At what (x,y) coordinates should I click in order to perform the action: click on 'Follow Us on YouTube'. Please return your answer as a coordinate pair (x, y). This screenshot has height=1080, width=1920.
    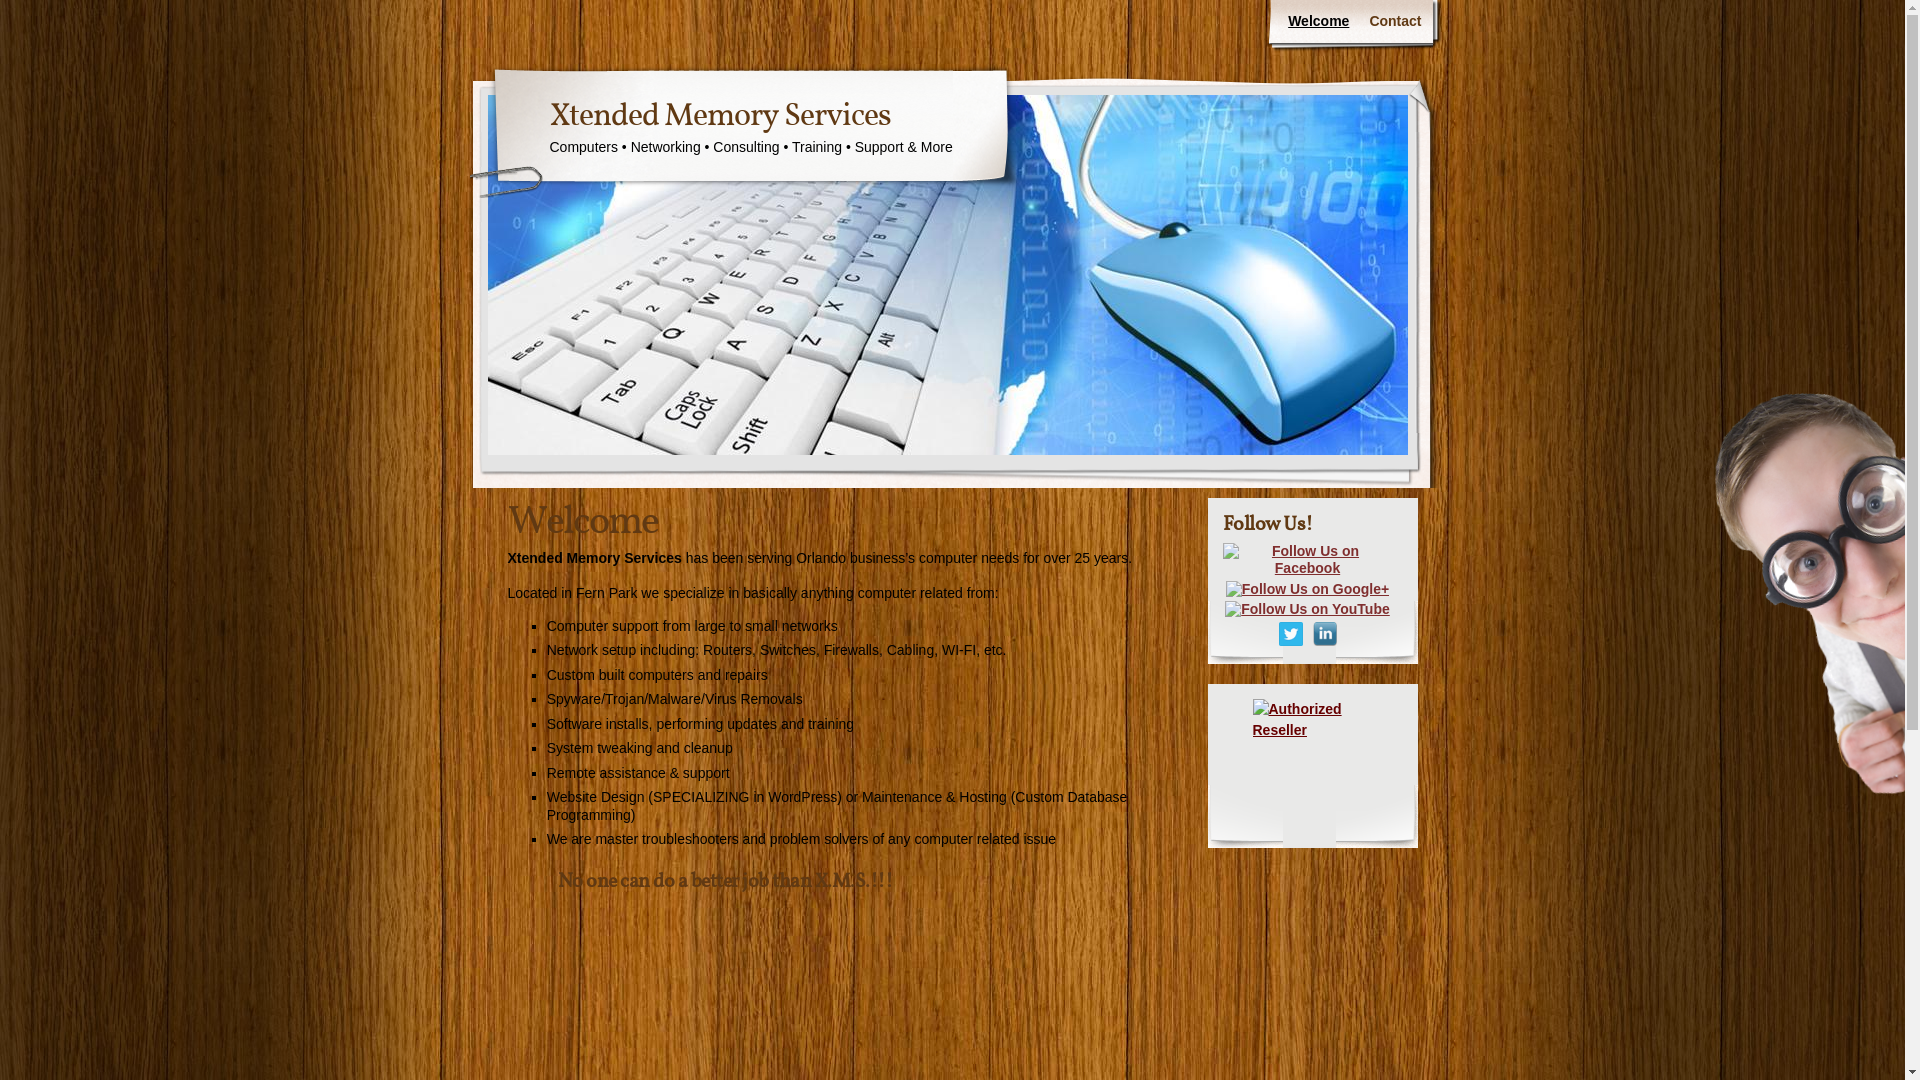
    Looking at the image, I should click on (1307, 608).